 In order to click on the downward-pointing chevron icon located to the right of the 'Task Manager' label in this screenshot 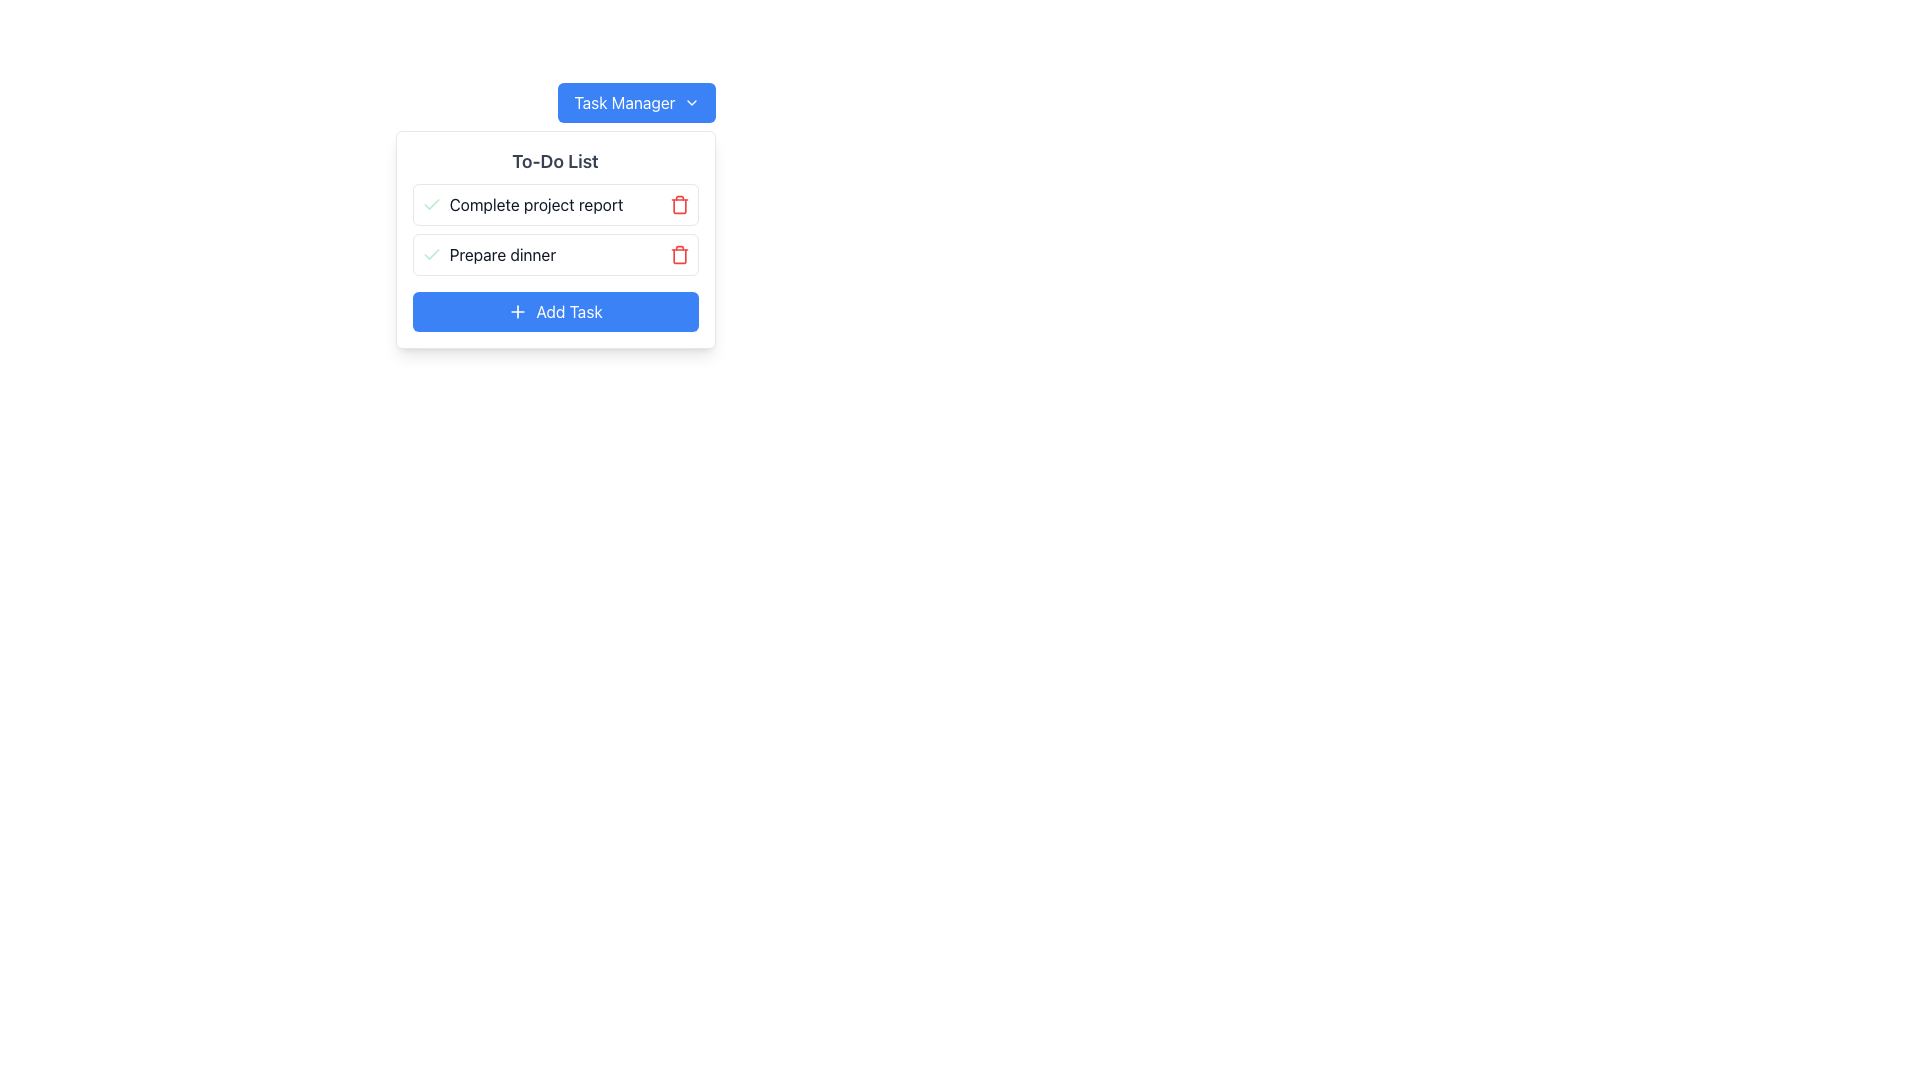, I will do `click(691, 103)`.